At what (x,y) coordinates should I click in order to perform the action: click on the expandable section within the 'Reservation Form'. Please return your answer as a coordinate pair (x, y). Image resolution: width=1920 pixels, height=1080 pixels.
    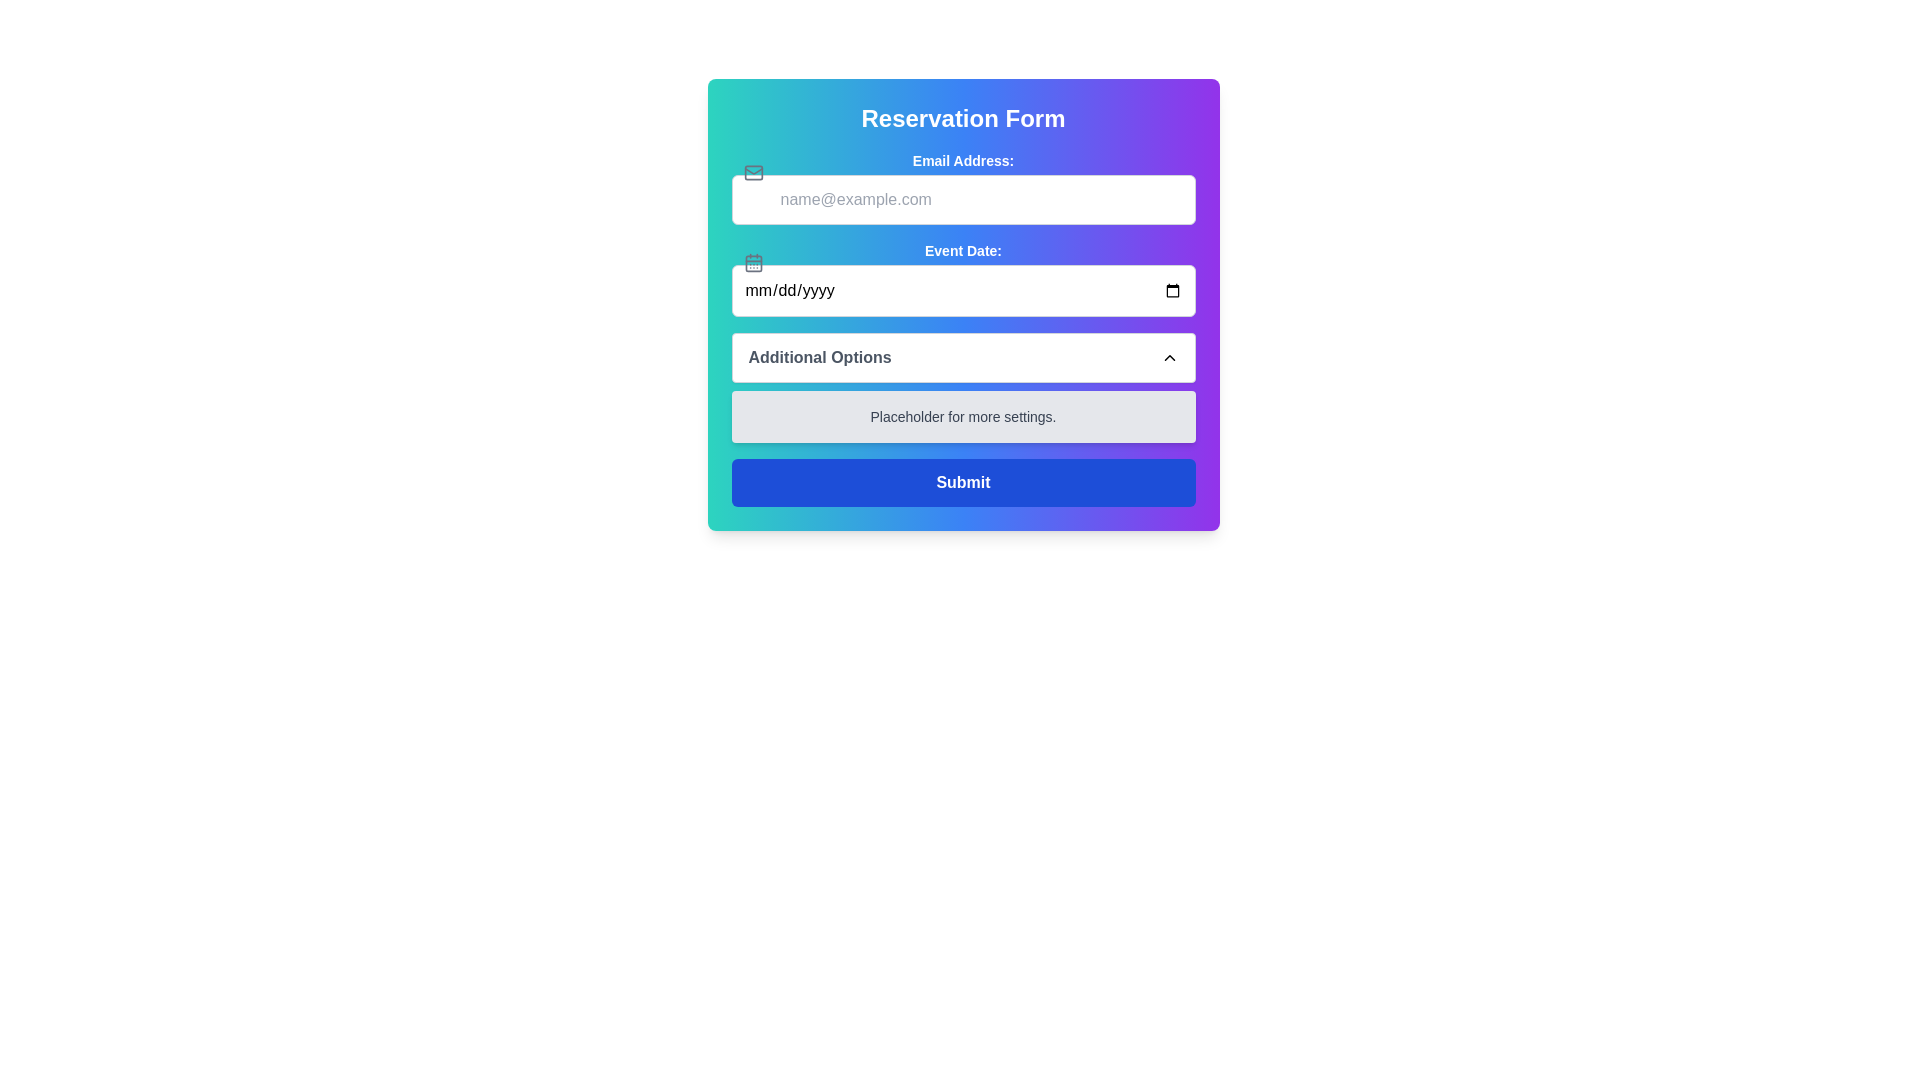
    Looking at the image, I should click on (963, 388).